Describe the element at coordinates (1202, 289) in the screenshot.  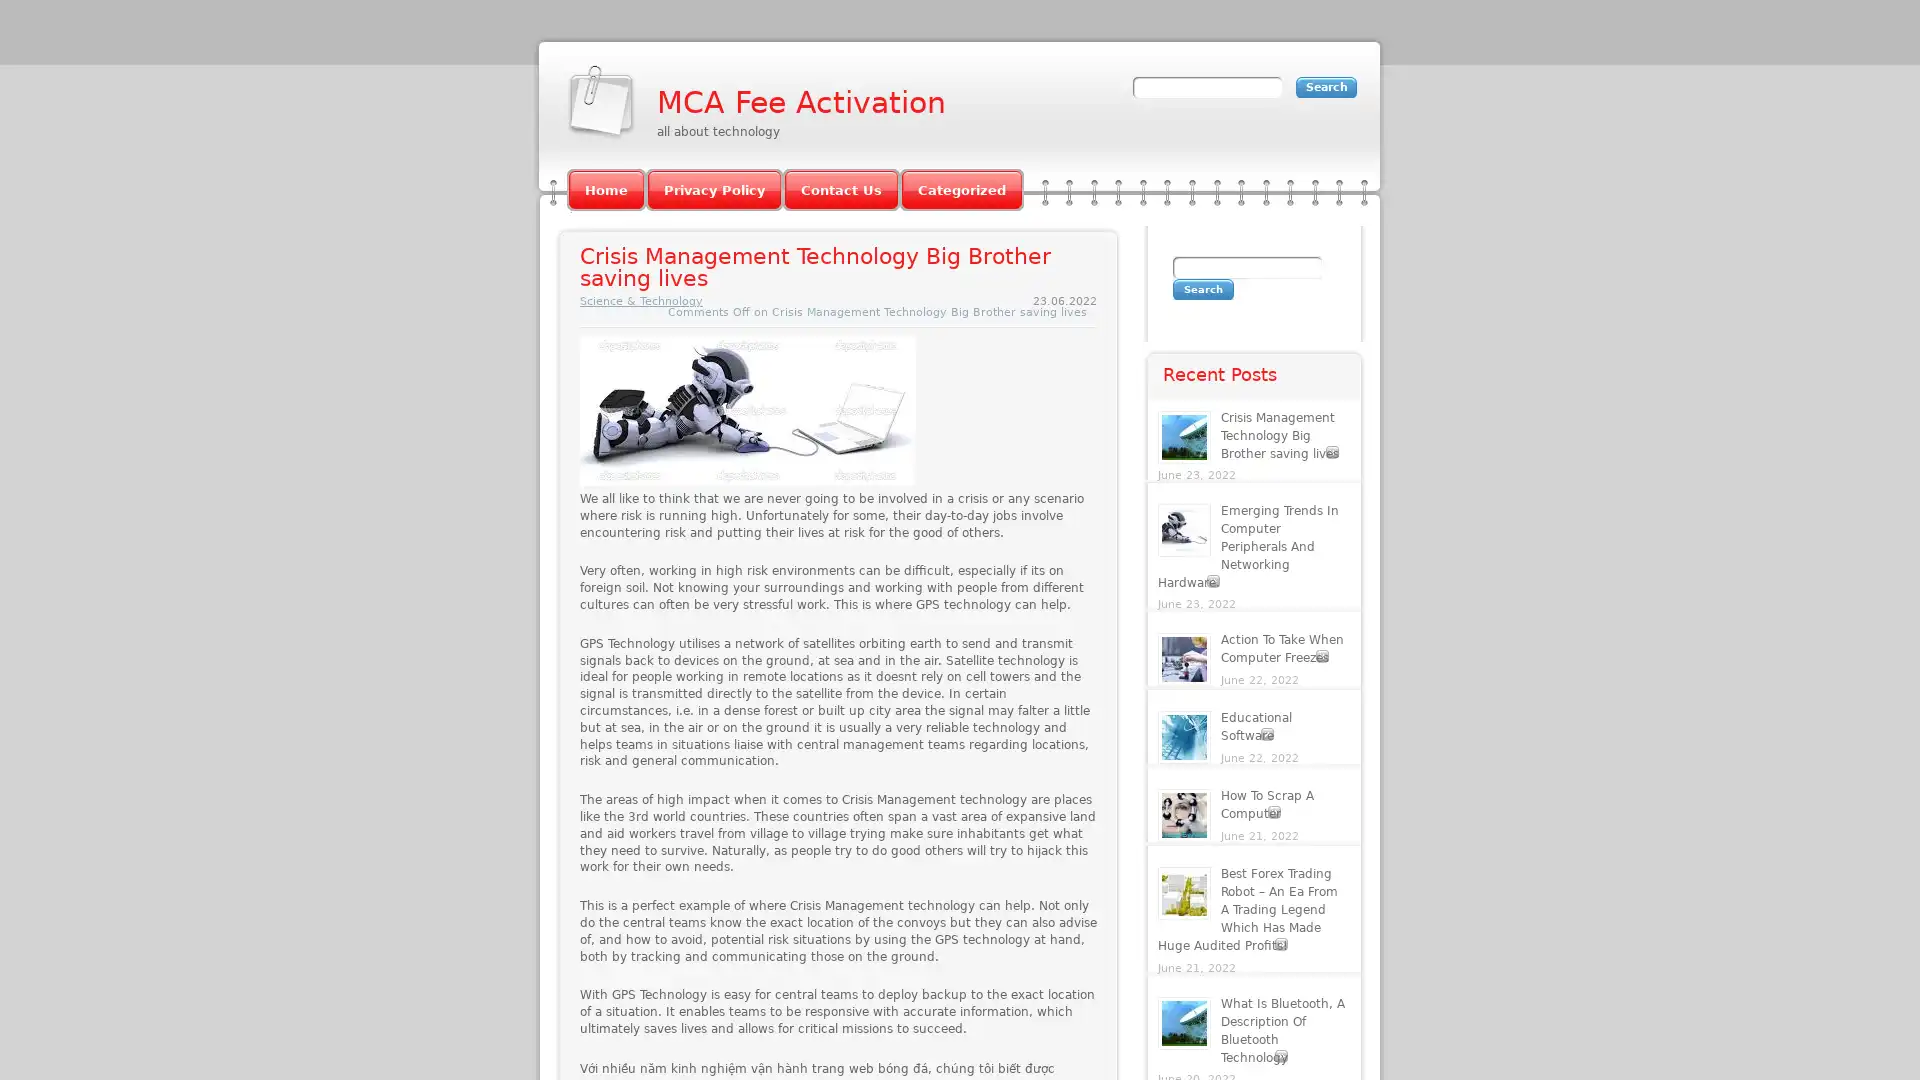
I see `Search` at that location.